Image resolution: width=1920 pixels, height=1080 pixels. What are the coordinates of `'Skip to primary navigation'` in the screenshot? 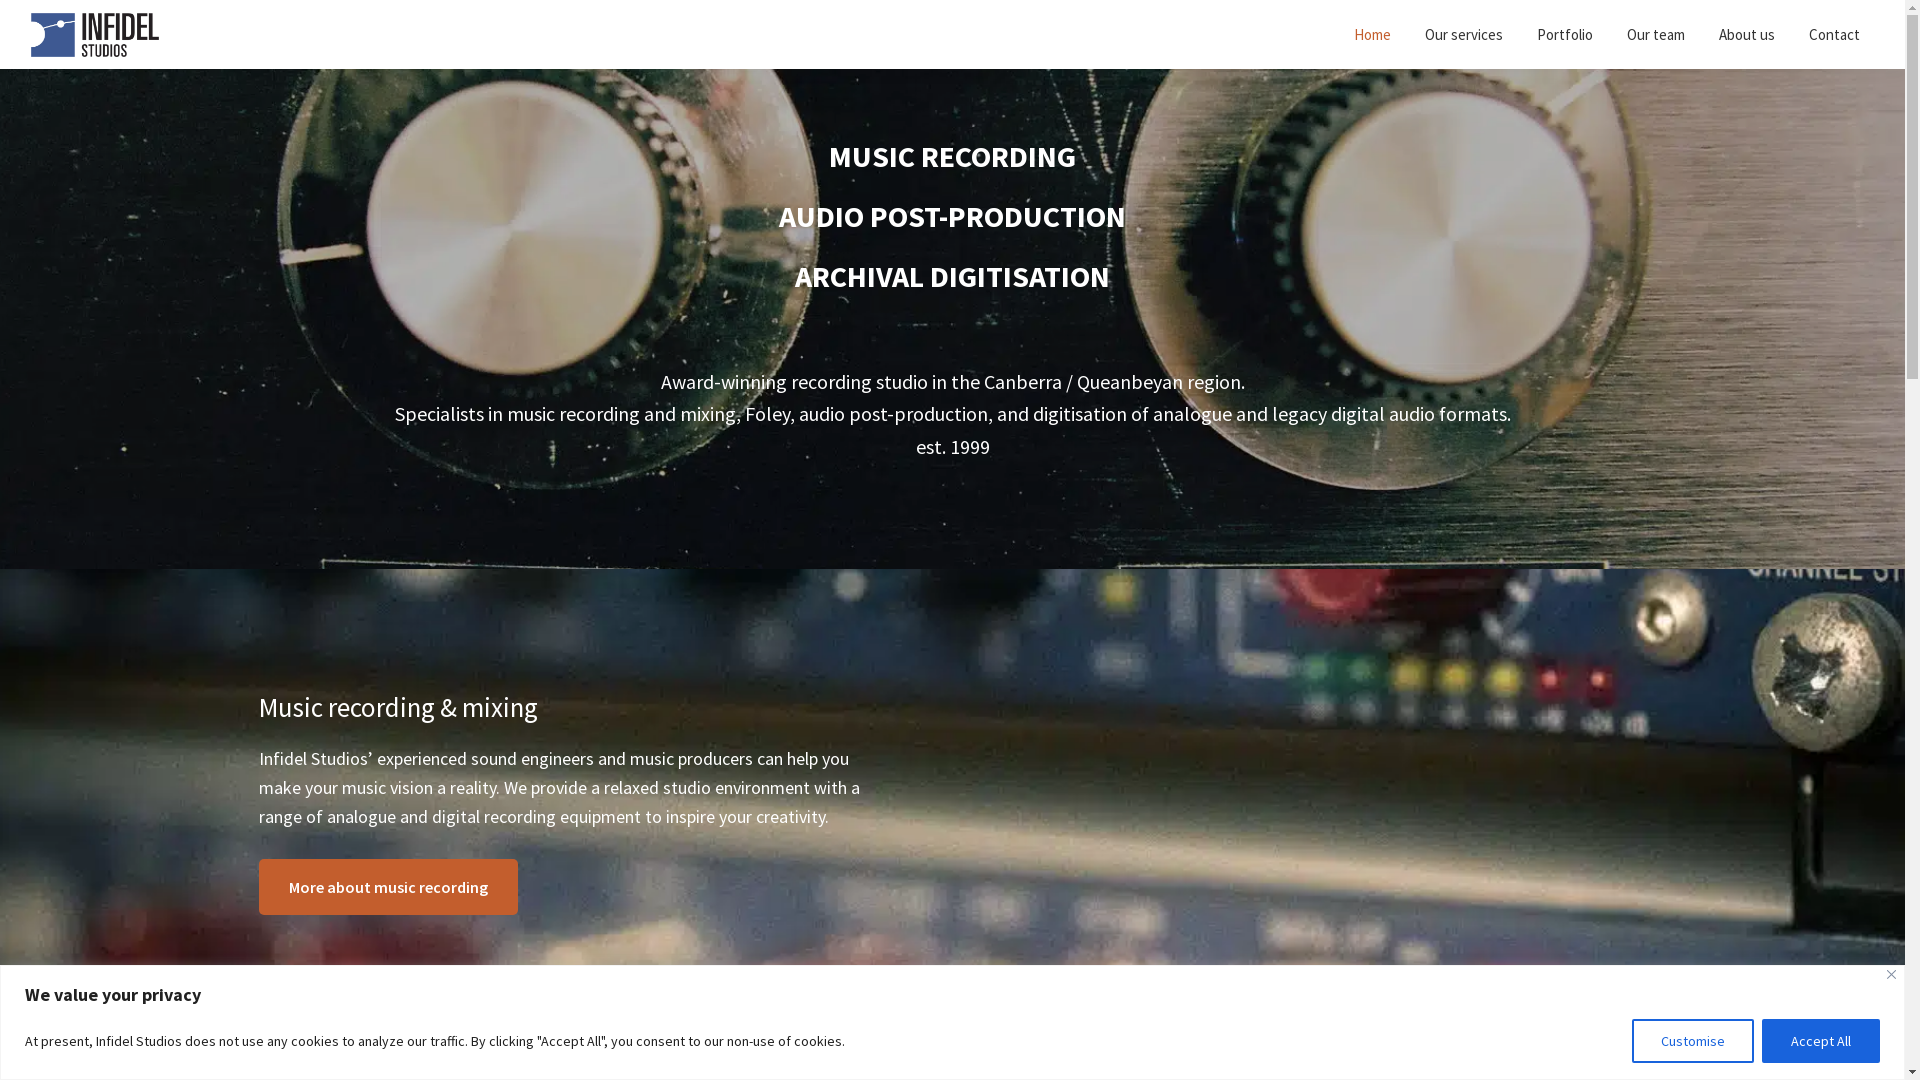 It's located at (0, 0).